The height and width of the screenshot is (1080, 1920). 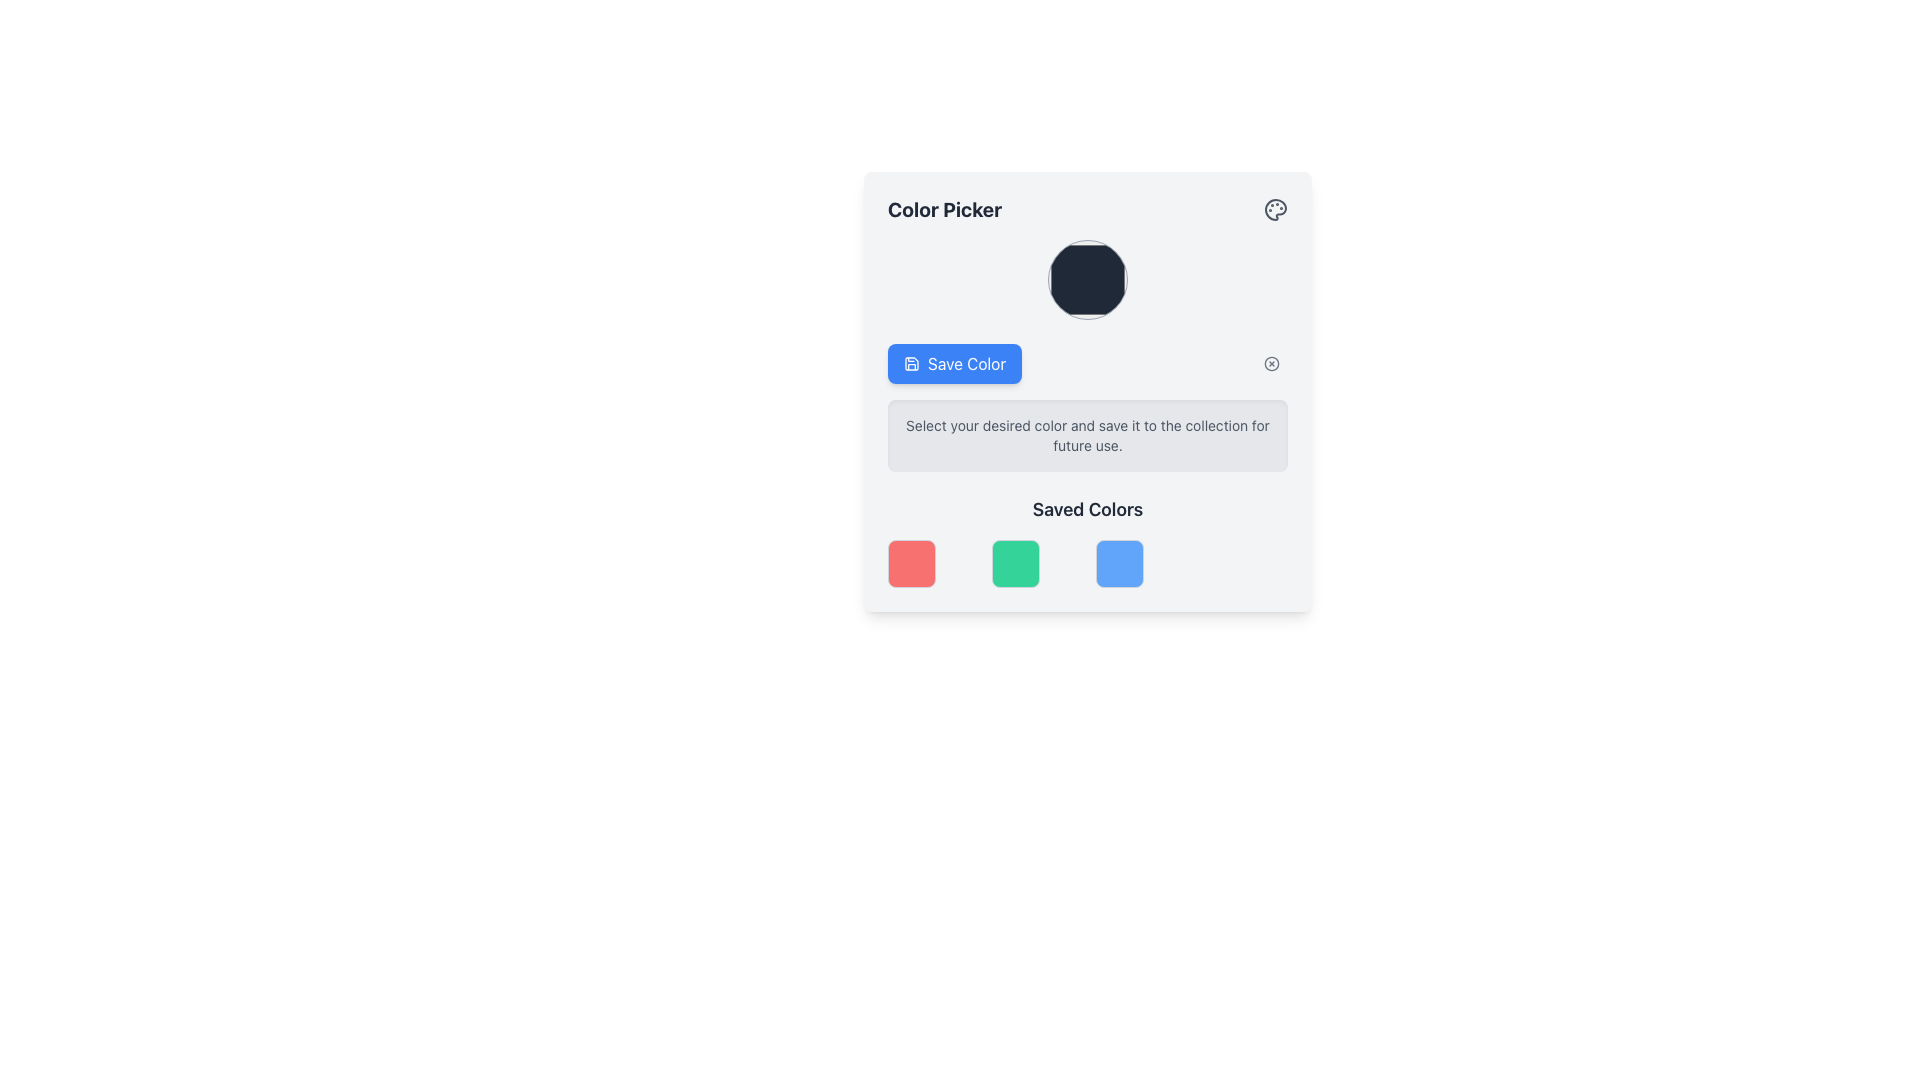 What do you see at coordinates (1271, 363) in the screenshot?
I see `the circular graphical component with a stroke outline, part of the 'Save Color' interface, located towards the top-right corner as a circular cross icon` at bounding box center [1271, 363].